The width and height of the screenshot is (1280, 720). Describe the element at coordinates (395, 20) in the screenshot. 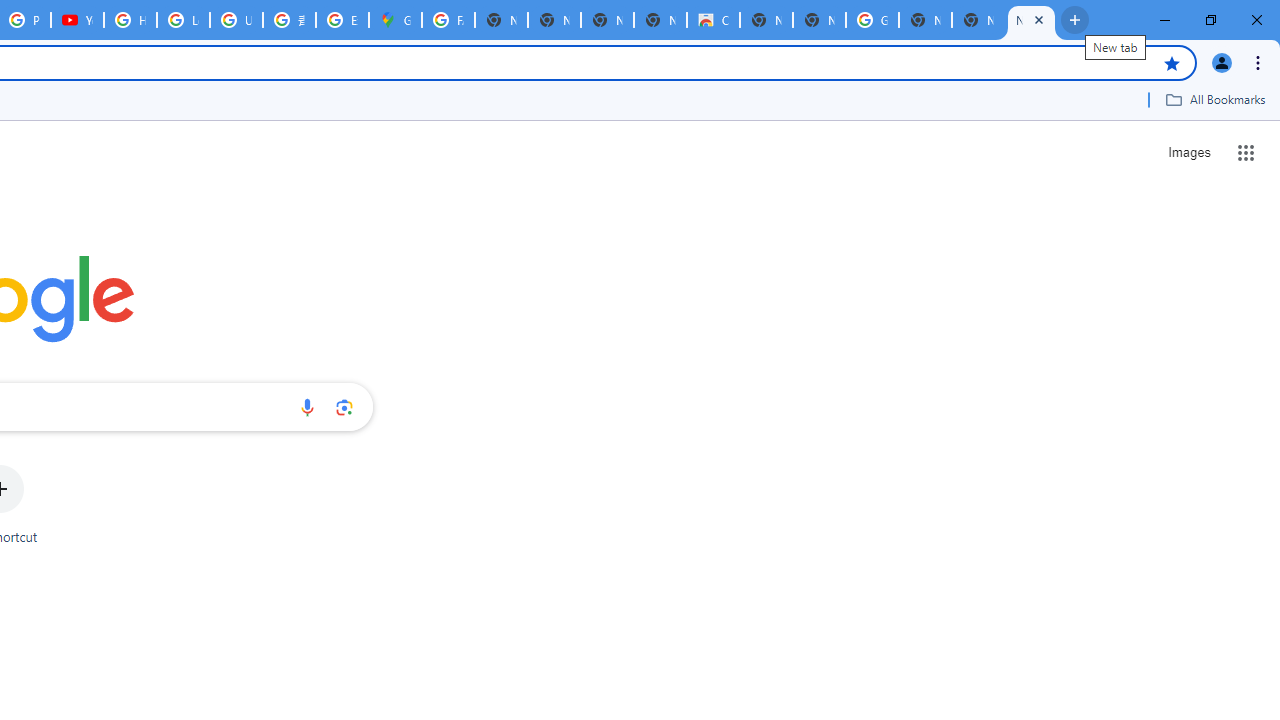

I see `'Google Maps'` at that location.